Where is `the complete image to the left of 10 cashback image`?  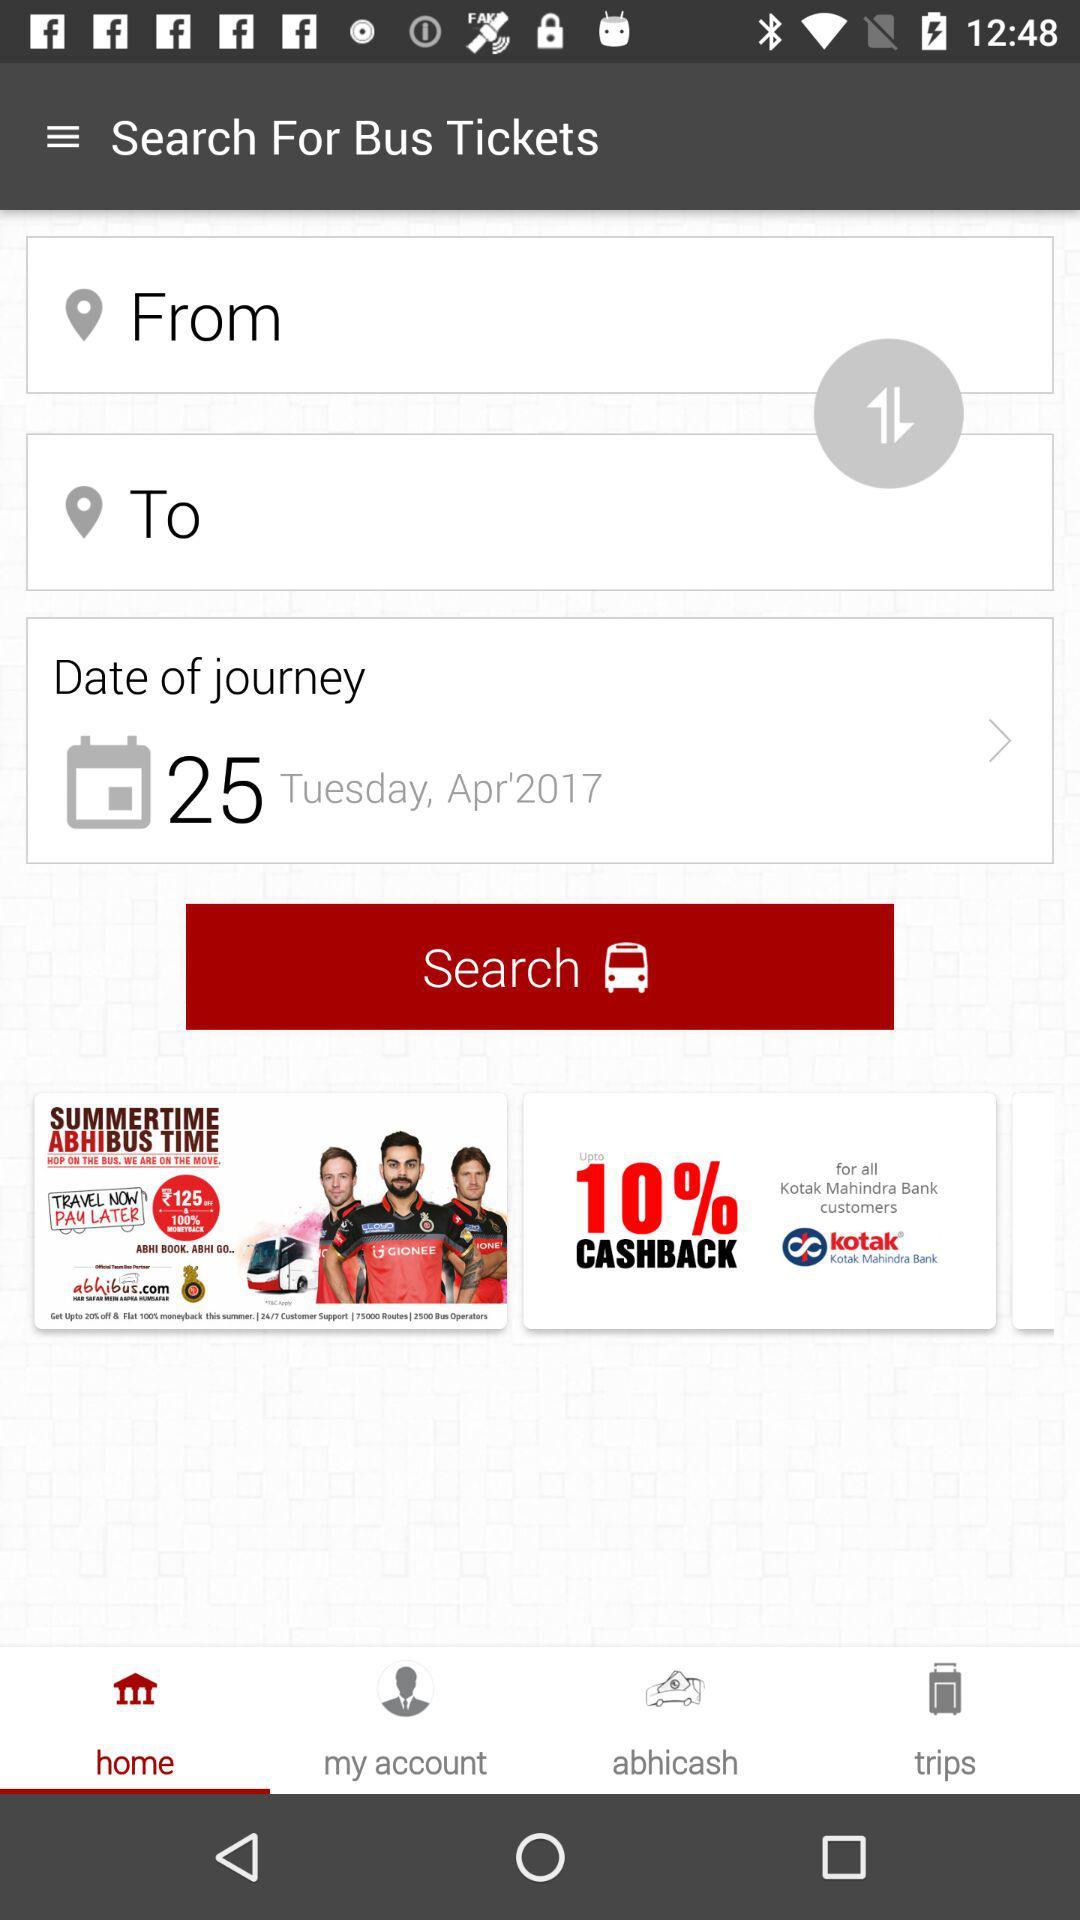
the complete image to the left of 10 cashback image is located at coordinates (270, 1209).